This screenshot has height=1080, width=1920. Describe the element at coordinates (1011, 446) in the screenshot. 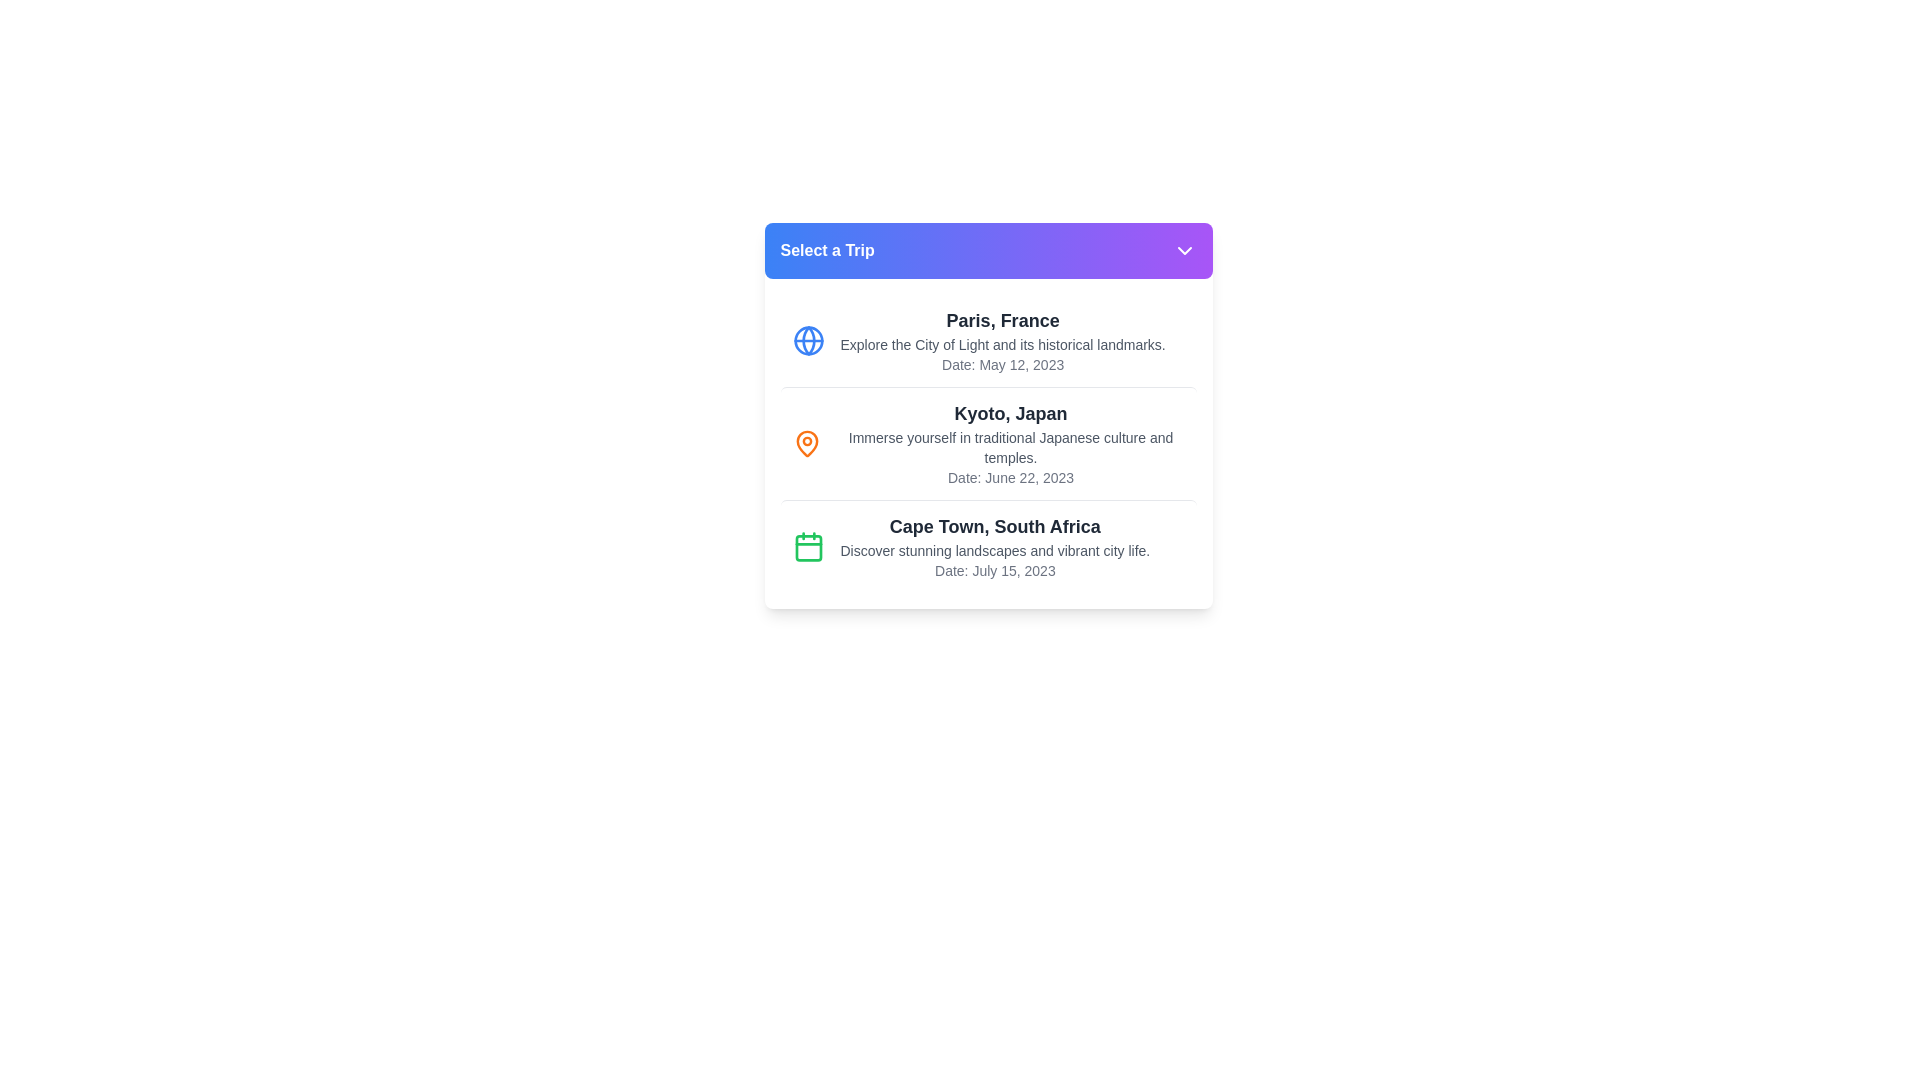

I see `the static text reading 'Immerse yourself in traditional Japanese culture and temples.' located in the middle card beneath the header 'Kyoto, Japan.'` at that location.